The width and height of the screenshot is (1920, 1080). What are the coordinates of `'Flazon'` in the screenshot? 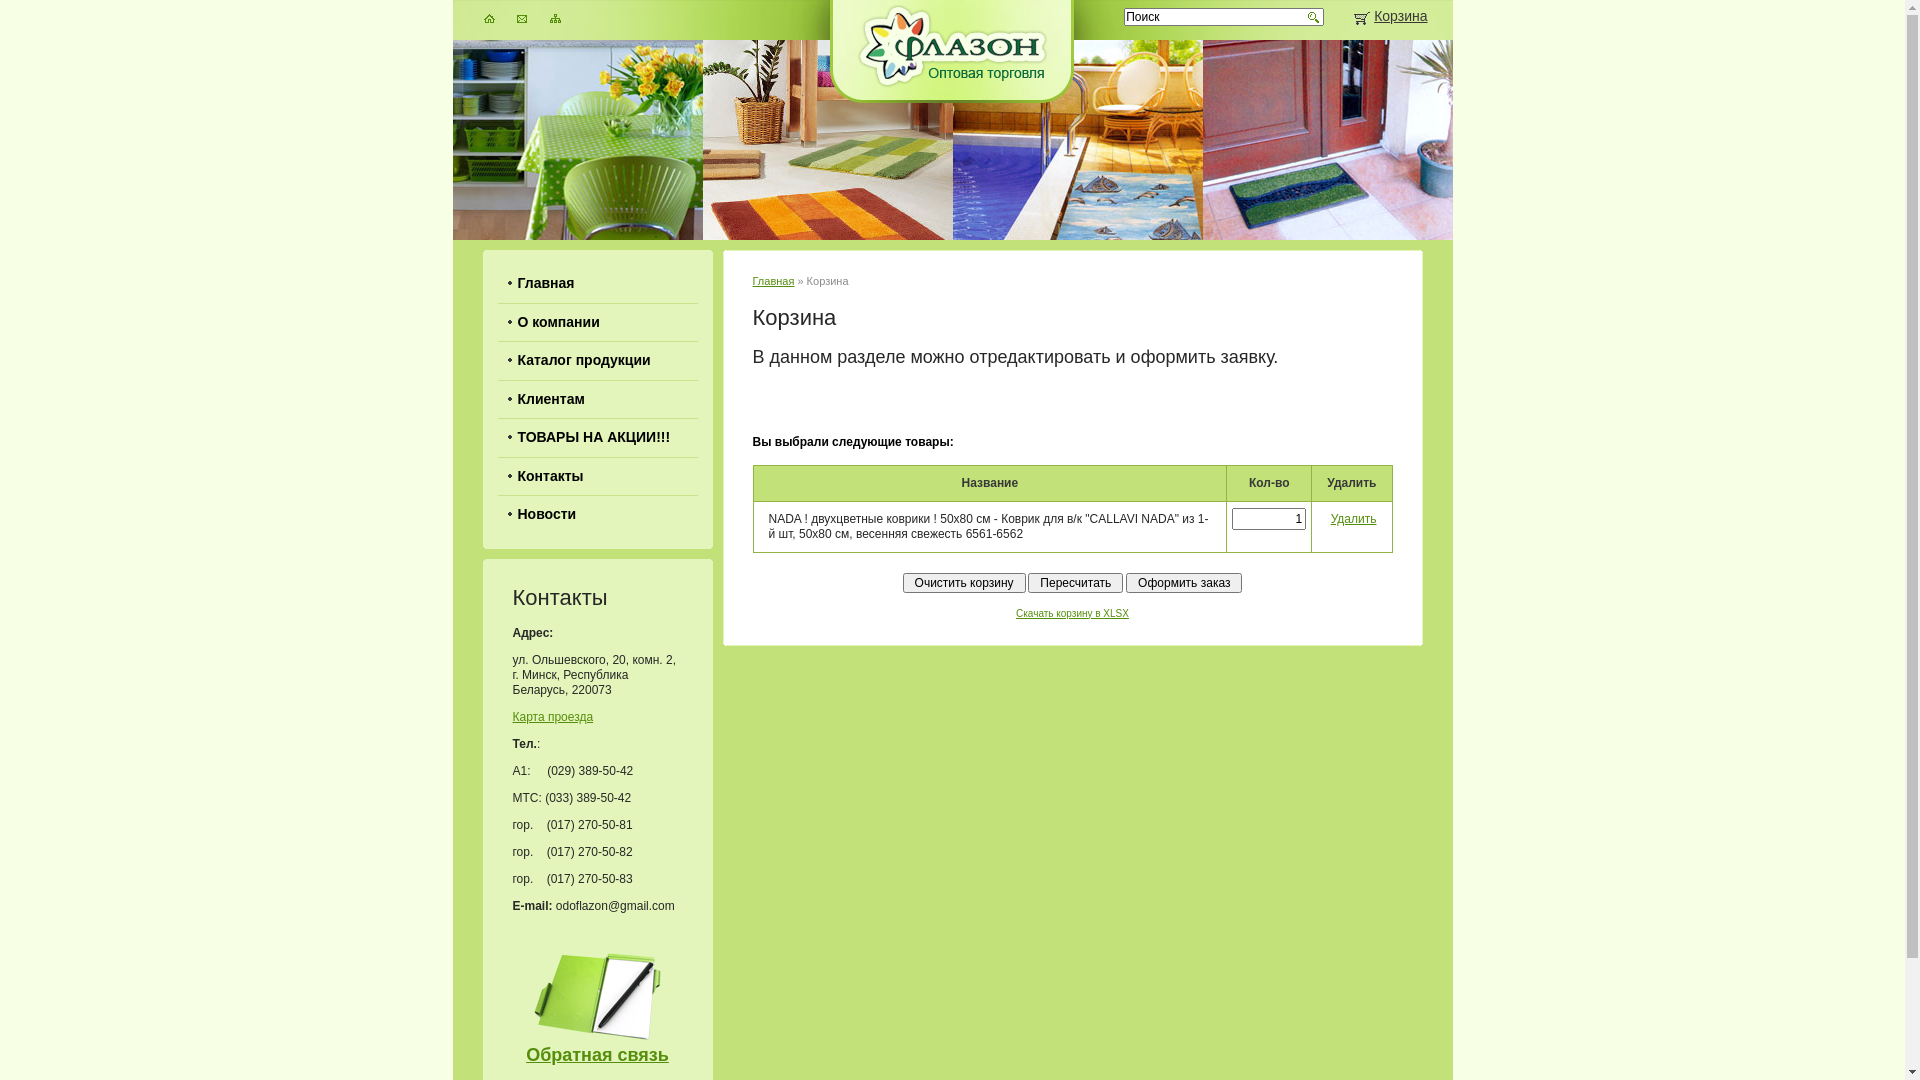 It's located at (952, 80).